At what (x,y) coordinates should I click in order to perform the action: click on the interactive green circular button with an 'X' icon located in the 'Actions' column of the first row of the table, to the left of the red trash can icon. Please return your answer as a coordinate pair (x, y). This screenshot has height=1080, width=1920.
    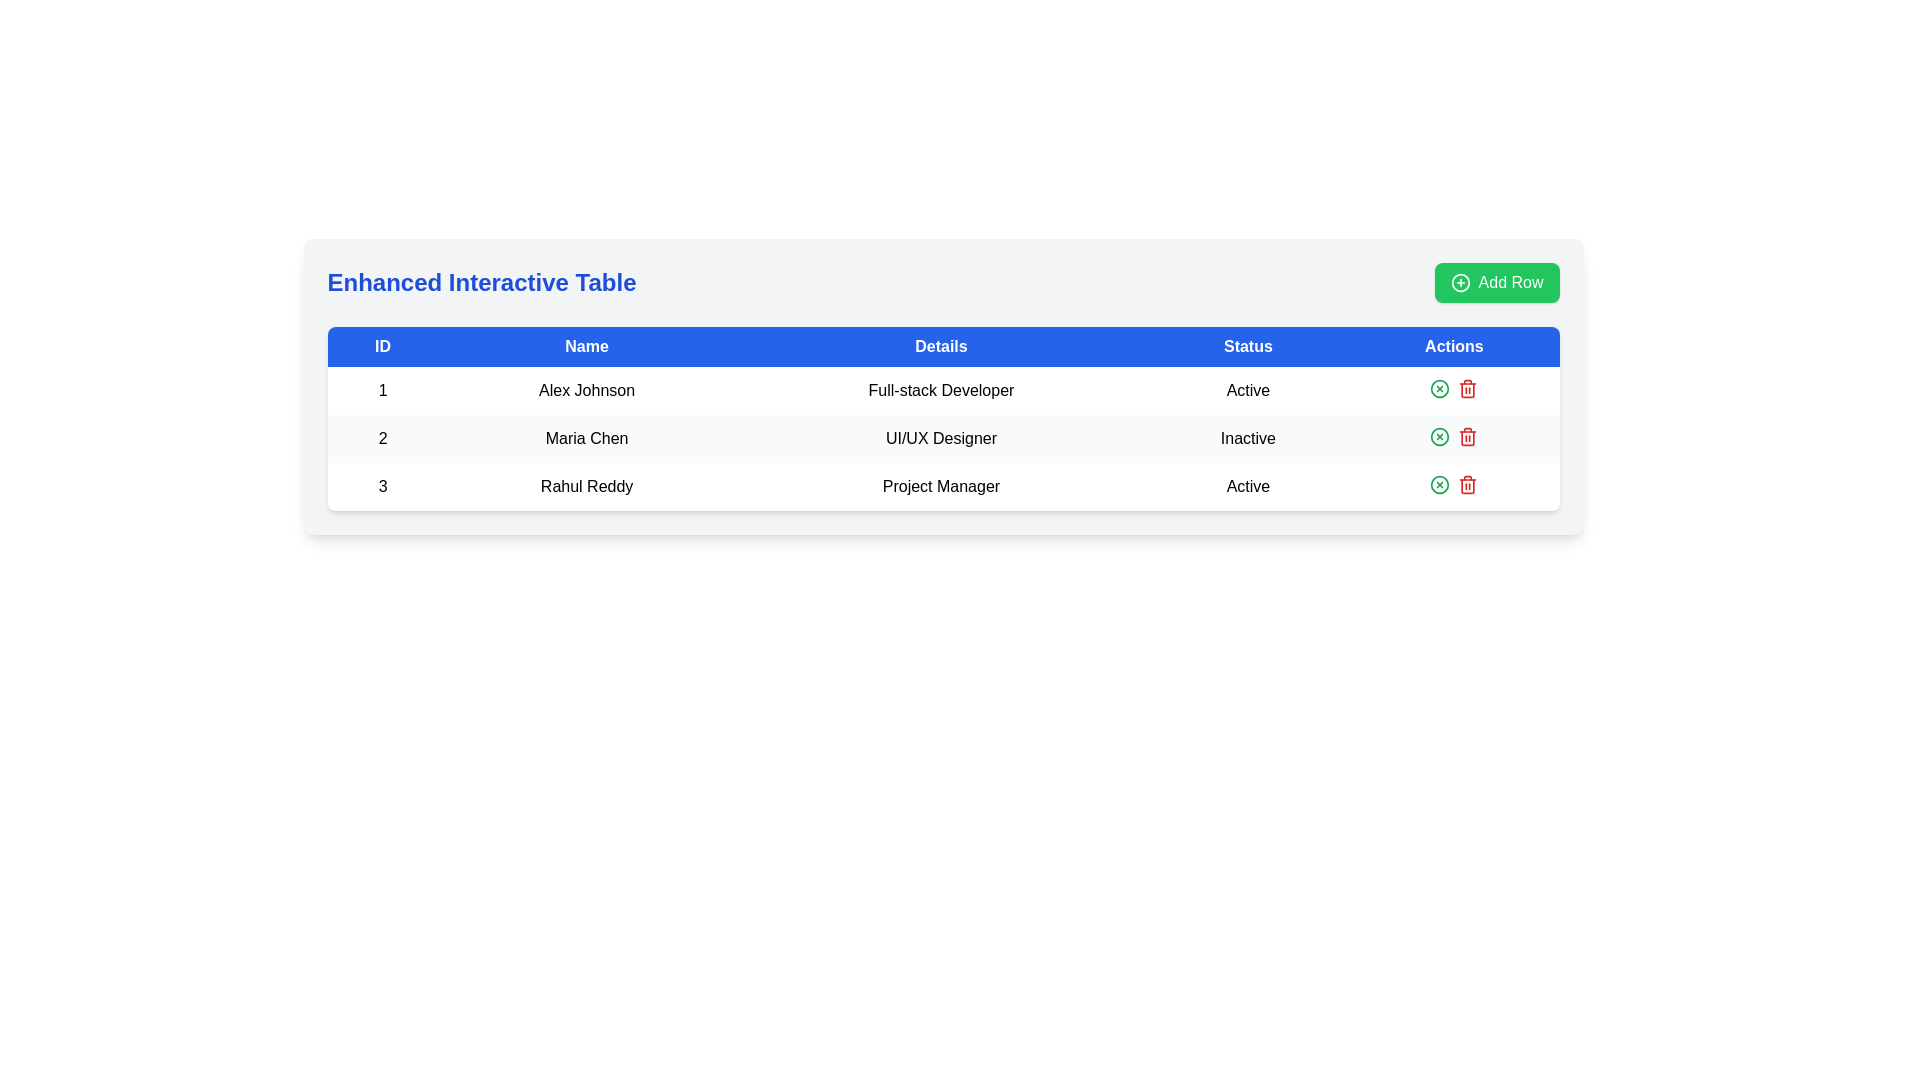
    Looking at the image, I should click on (1440, 389).